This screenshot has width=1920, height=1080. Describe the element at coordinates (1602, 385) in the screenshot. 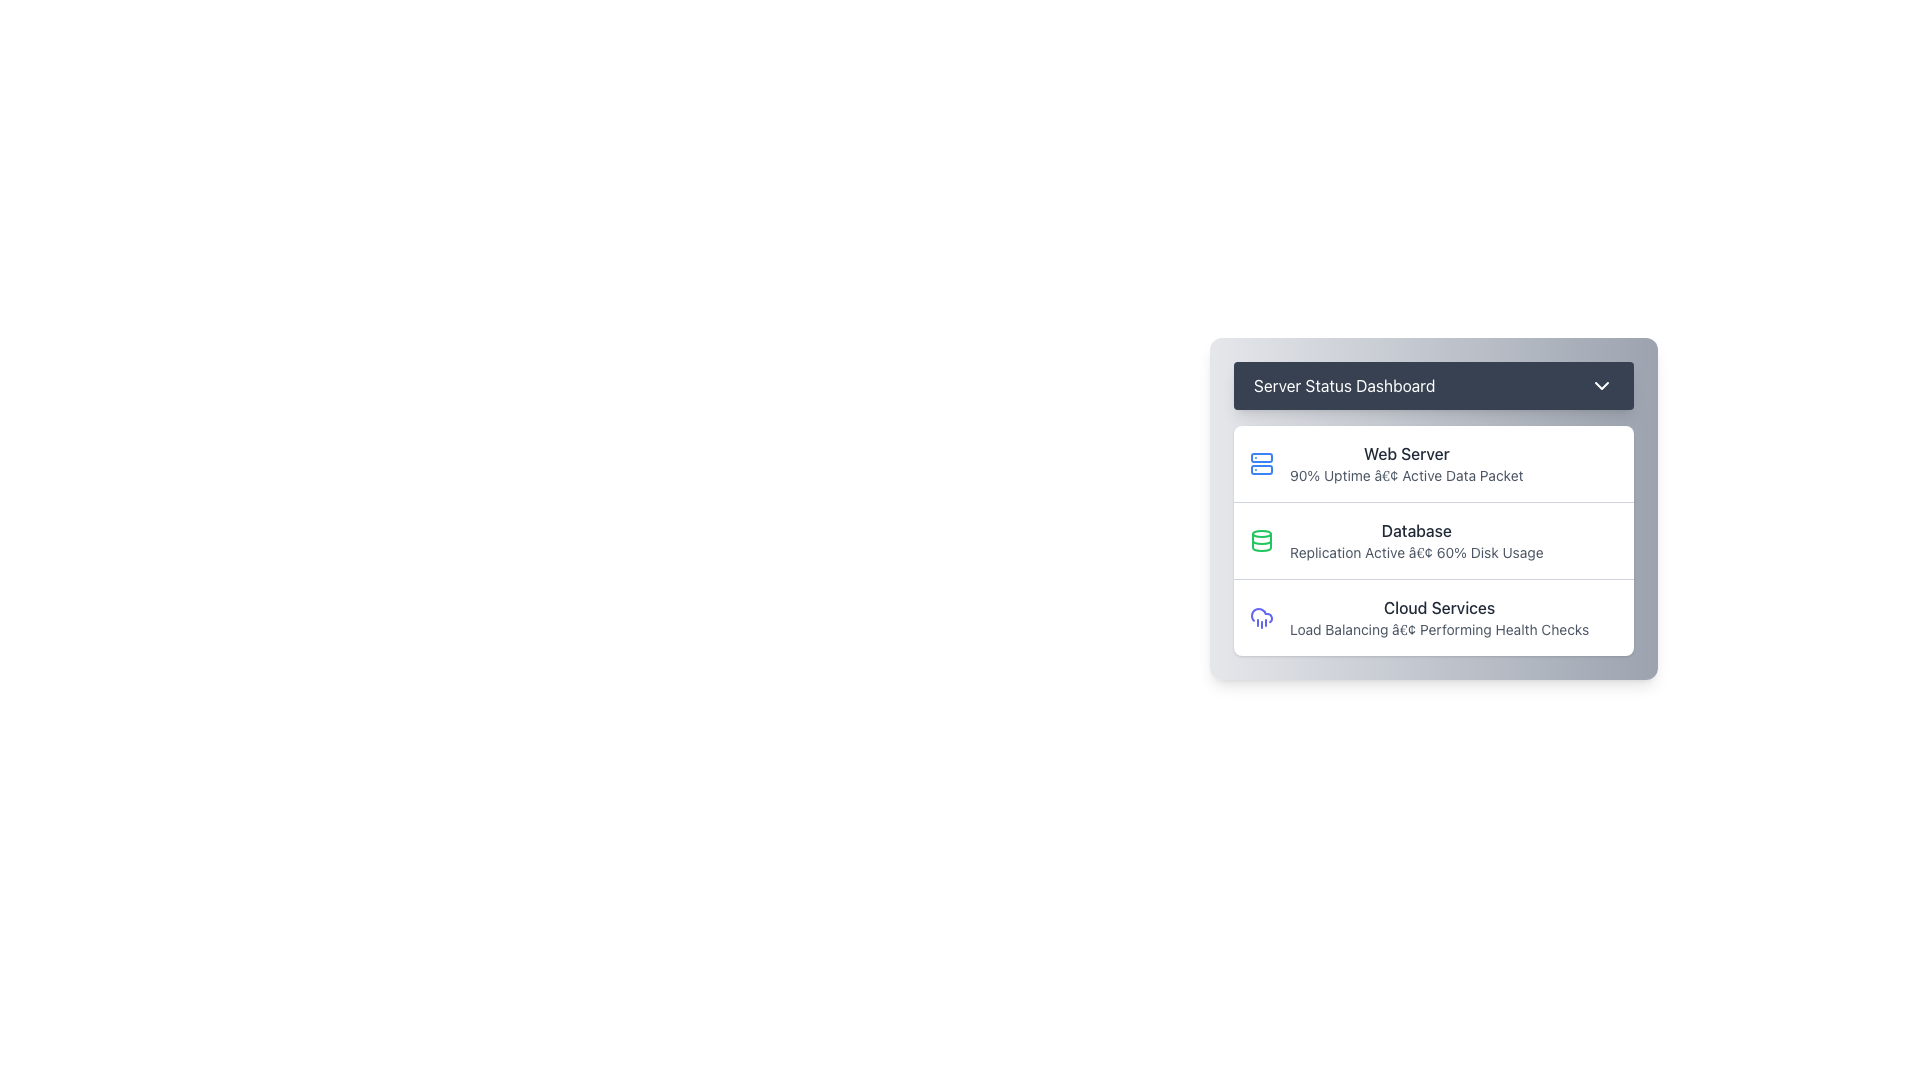

I see `the dropdown indicator icon located at the end of 'Server Status Dashboard' in the dark gray header block to toggle visibility of further content` at that location.